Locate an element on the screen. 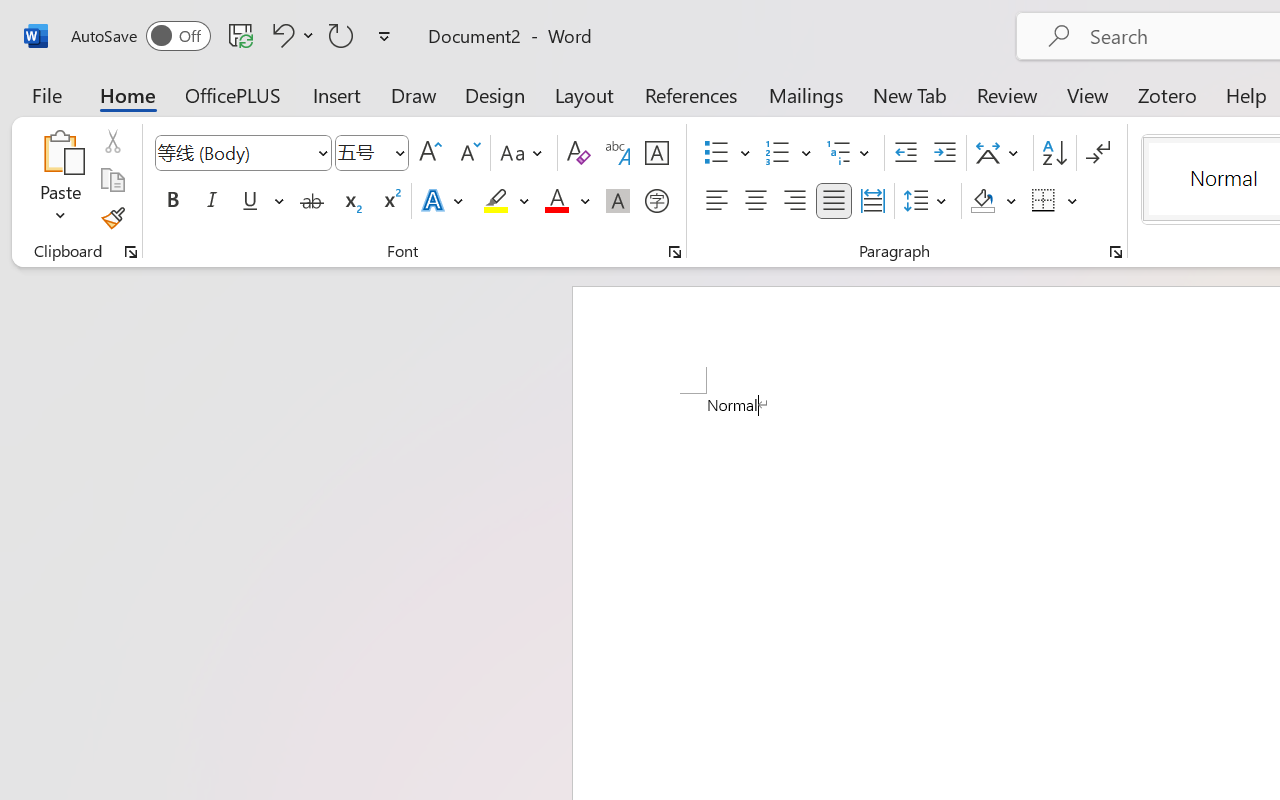 This screenshot has height=800, width=1280. 'Numbering' is located at coordinates (788, 153).